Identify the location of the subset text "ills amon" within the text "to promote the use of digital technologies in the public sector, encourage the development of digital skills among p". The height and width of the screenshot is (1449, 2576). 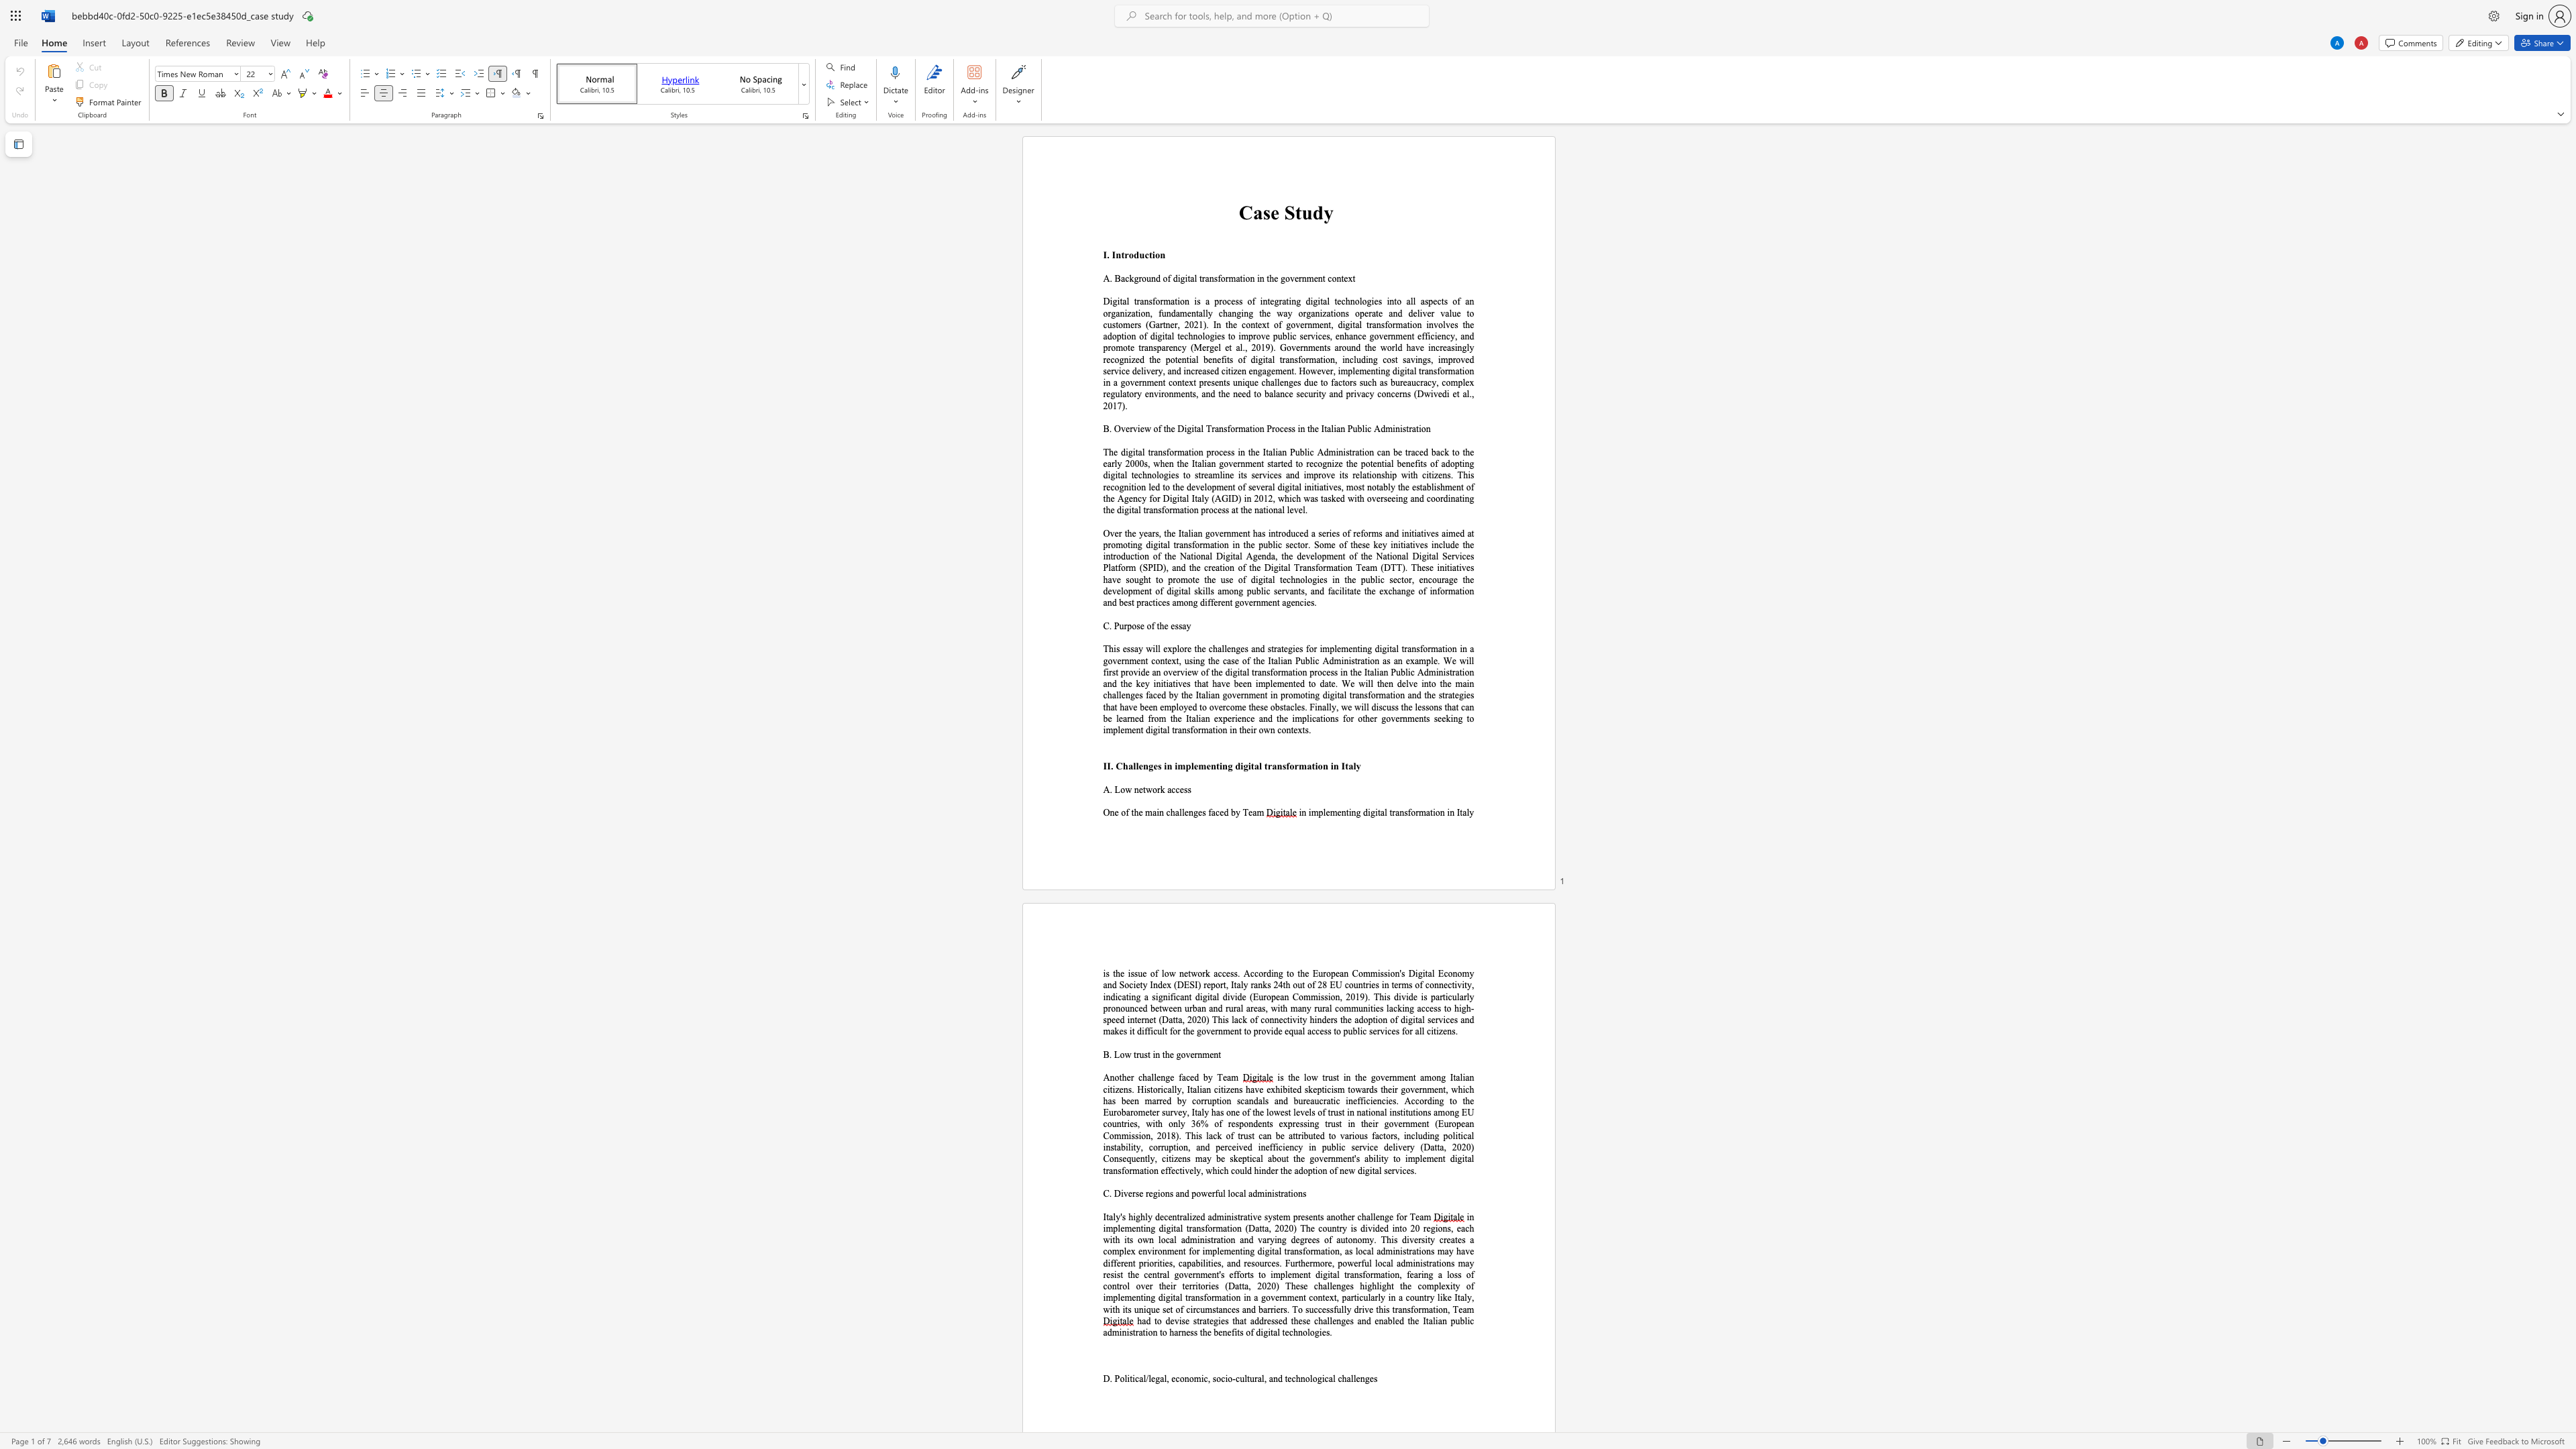
(1201, 590).